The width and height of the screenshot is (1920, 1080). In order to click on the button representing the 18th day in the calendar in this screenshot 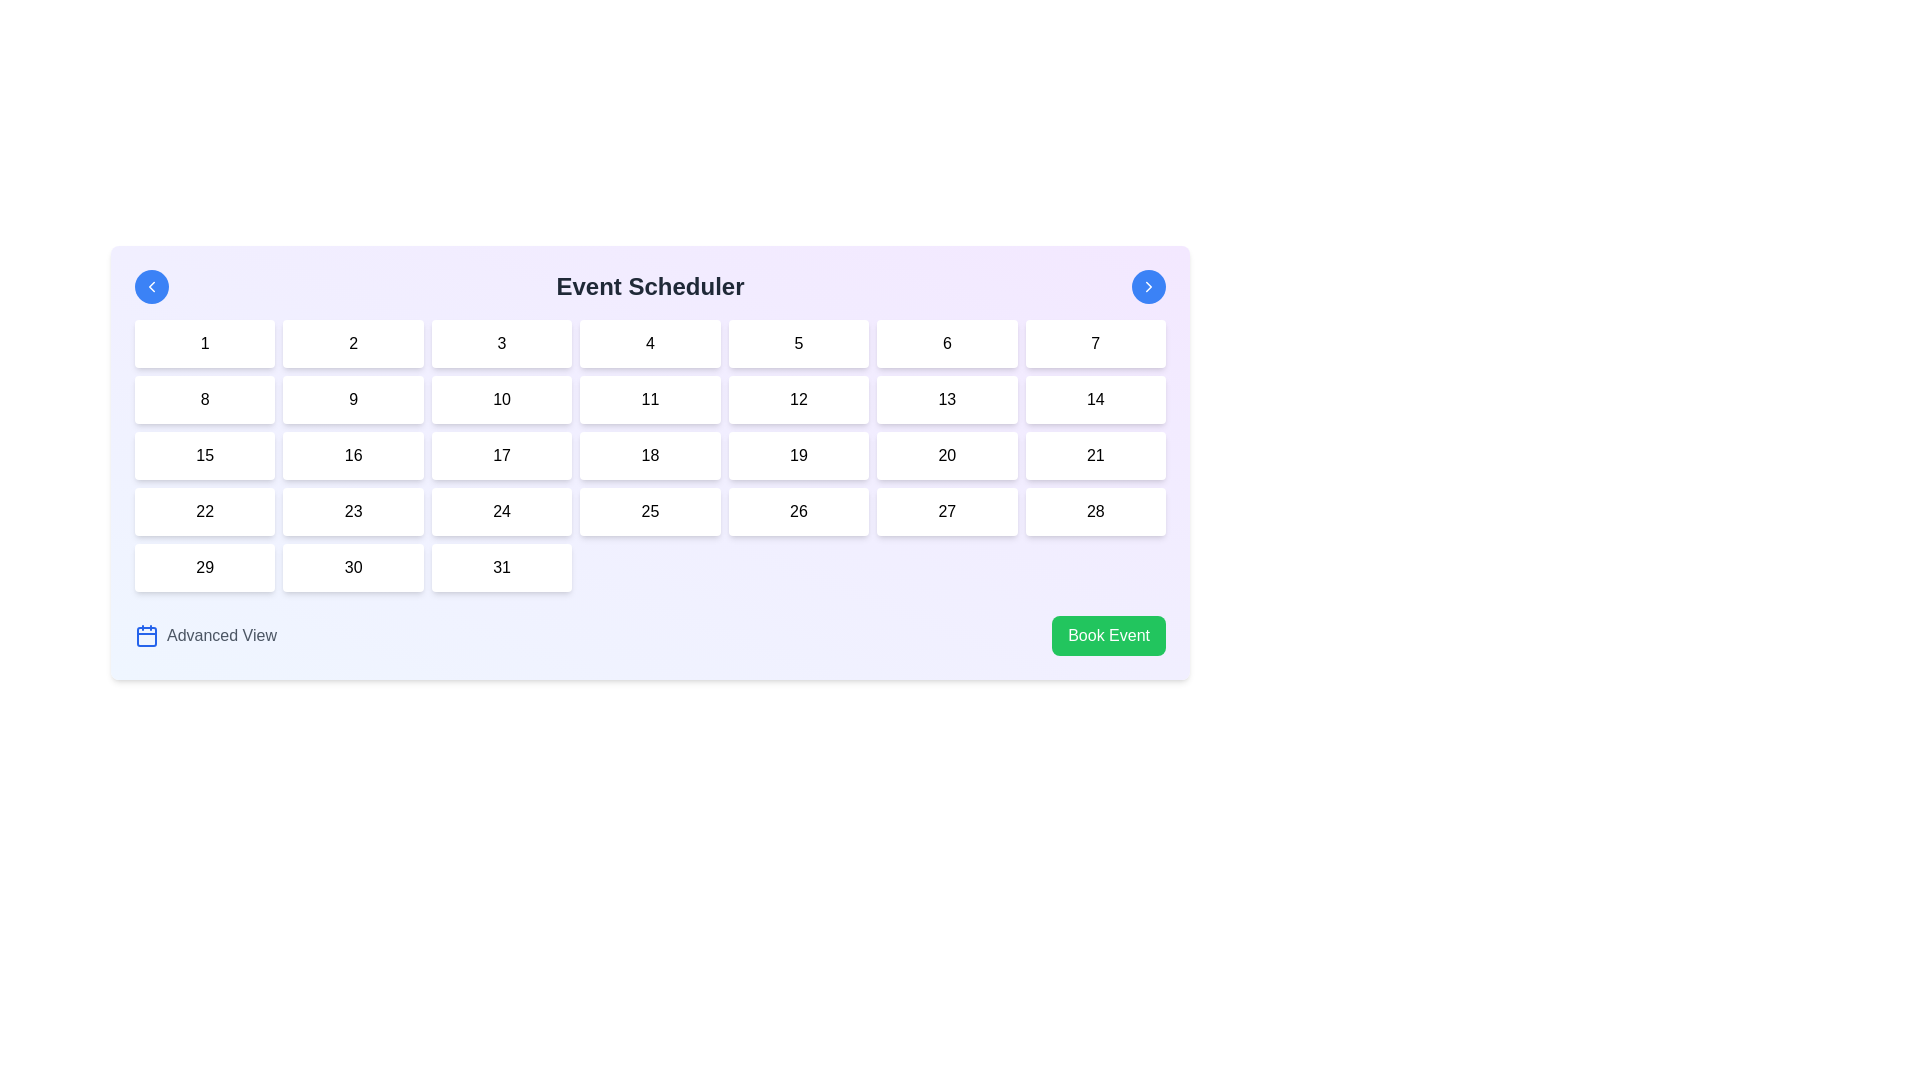, I will do `click(650, 455)`.